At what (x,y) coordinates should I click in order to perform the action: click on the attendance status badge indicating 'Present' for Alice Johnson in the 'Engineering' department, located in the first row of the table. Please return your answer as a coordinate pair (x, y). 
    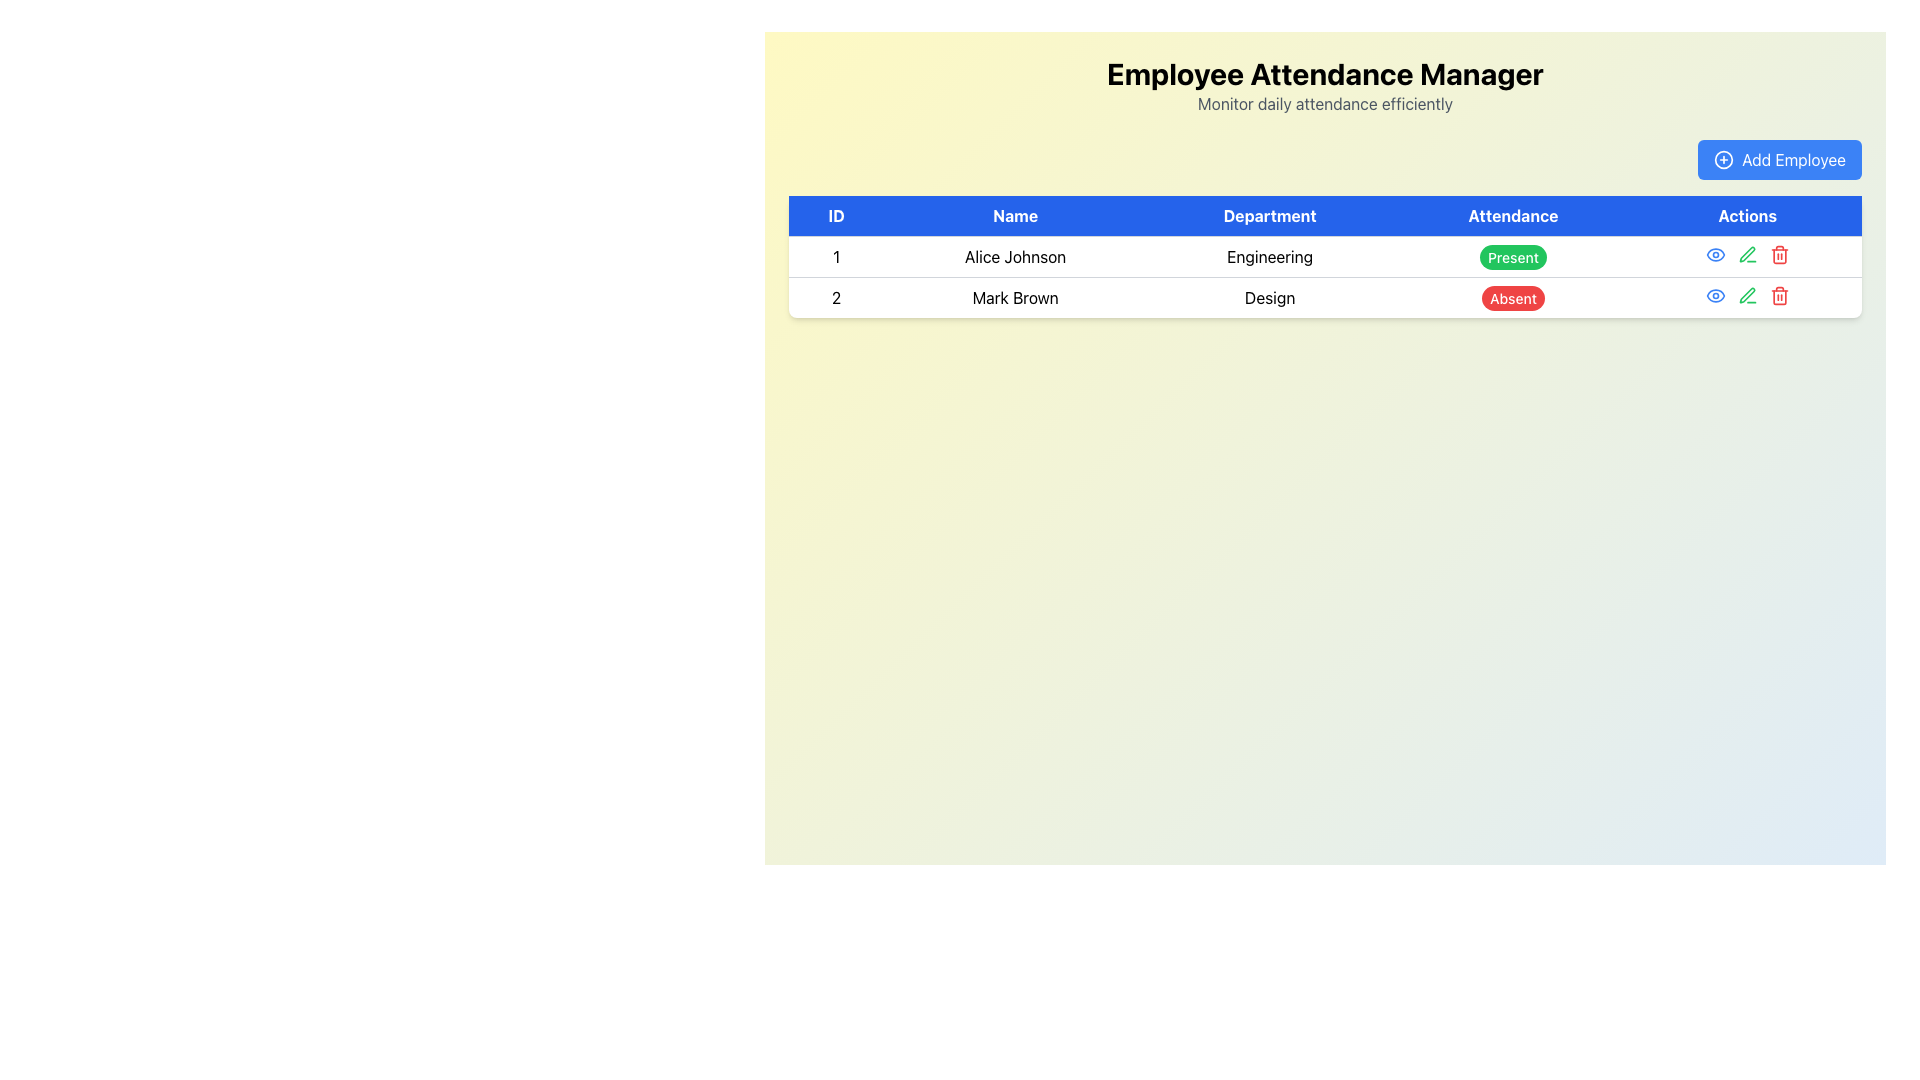
    Looking at the image, I should click on (1513, 256).